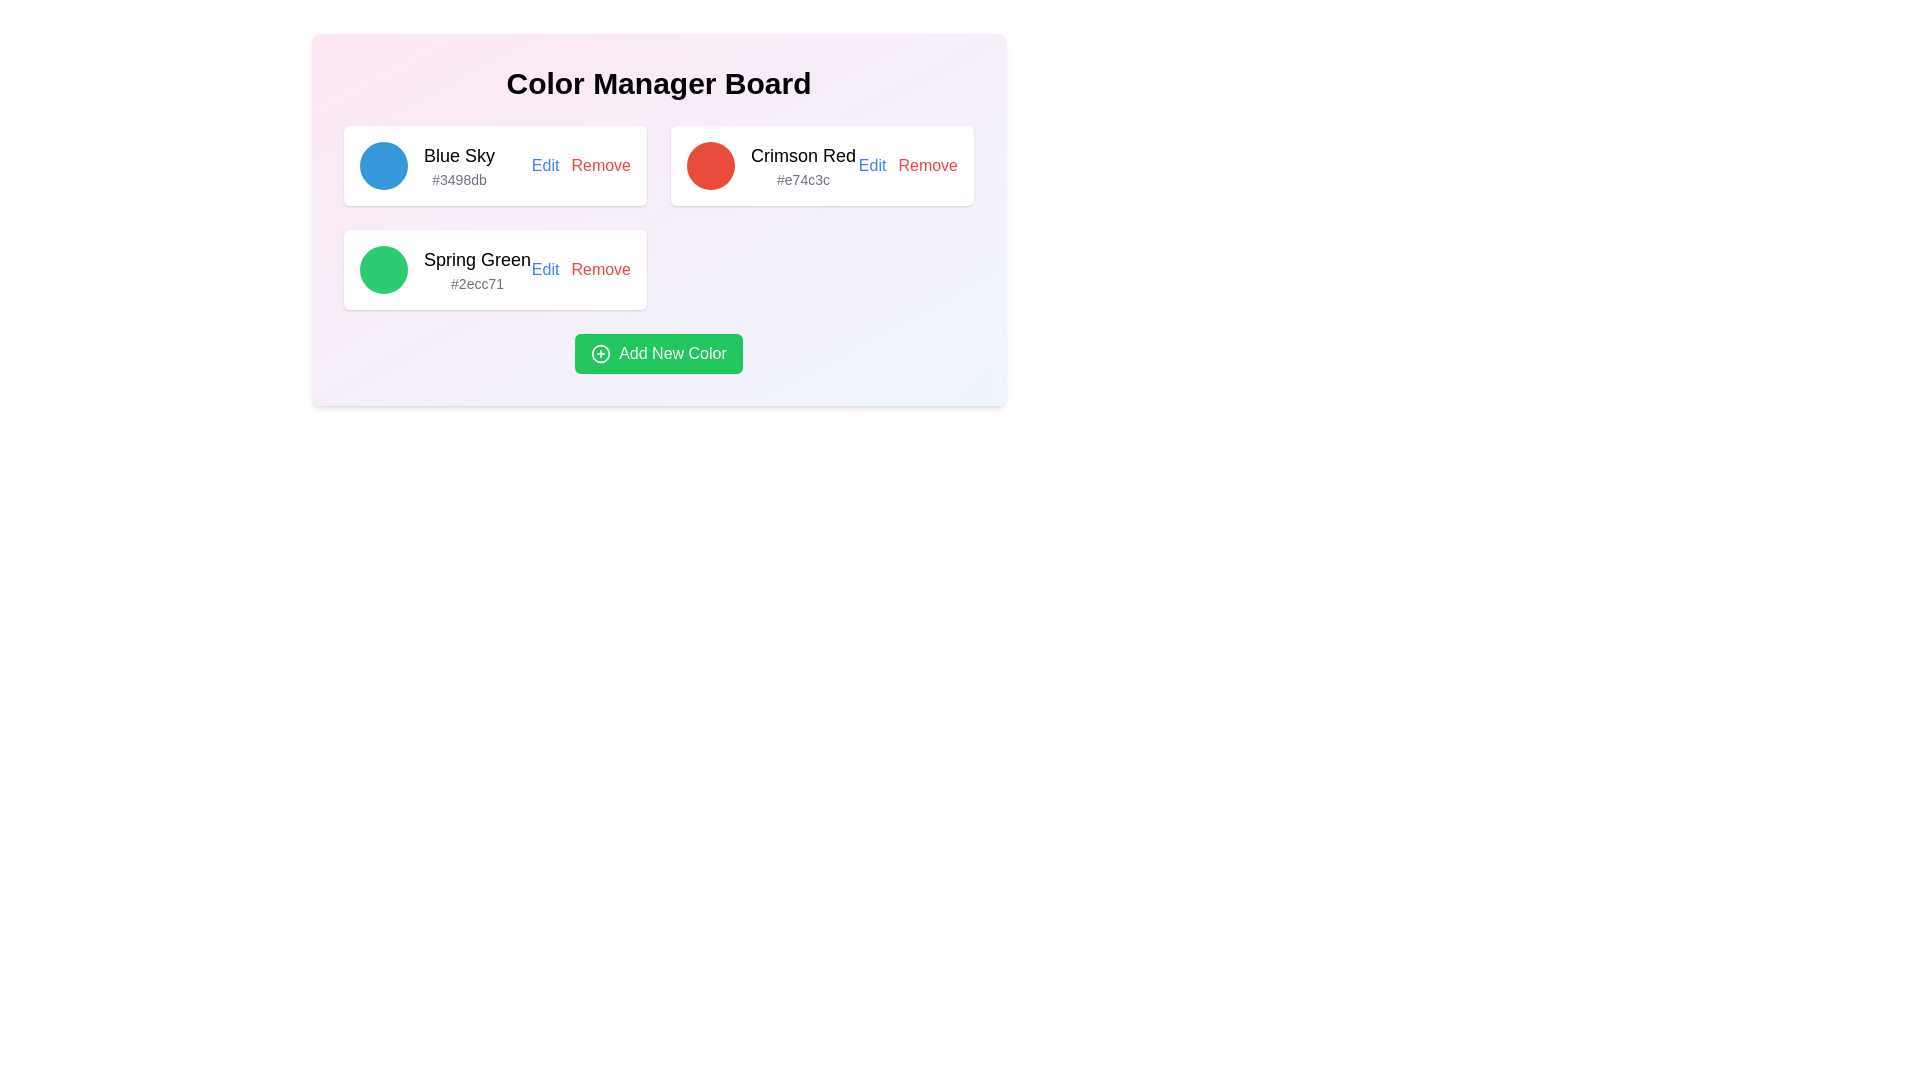 The height and width of the screenshot is (1080, 1920). What do you see at coordinates (710, 164) in the screenshot?
I see `the crimson red Color preview icon` at bounding box center [710, 164].